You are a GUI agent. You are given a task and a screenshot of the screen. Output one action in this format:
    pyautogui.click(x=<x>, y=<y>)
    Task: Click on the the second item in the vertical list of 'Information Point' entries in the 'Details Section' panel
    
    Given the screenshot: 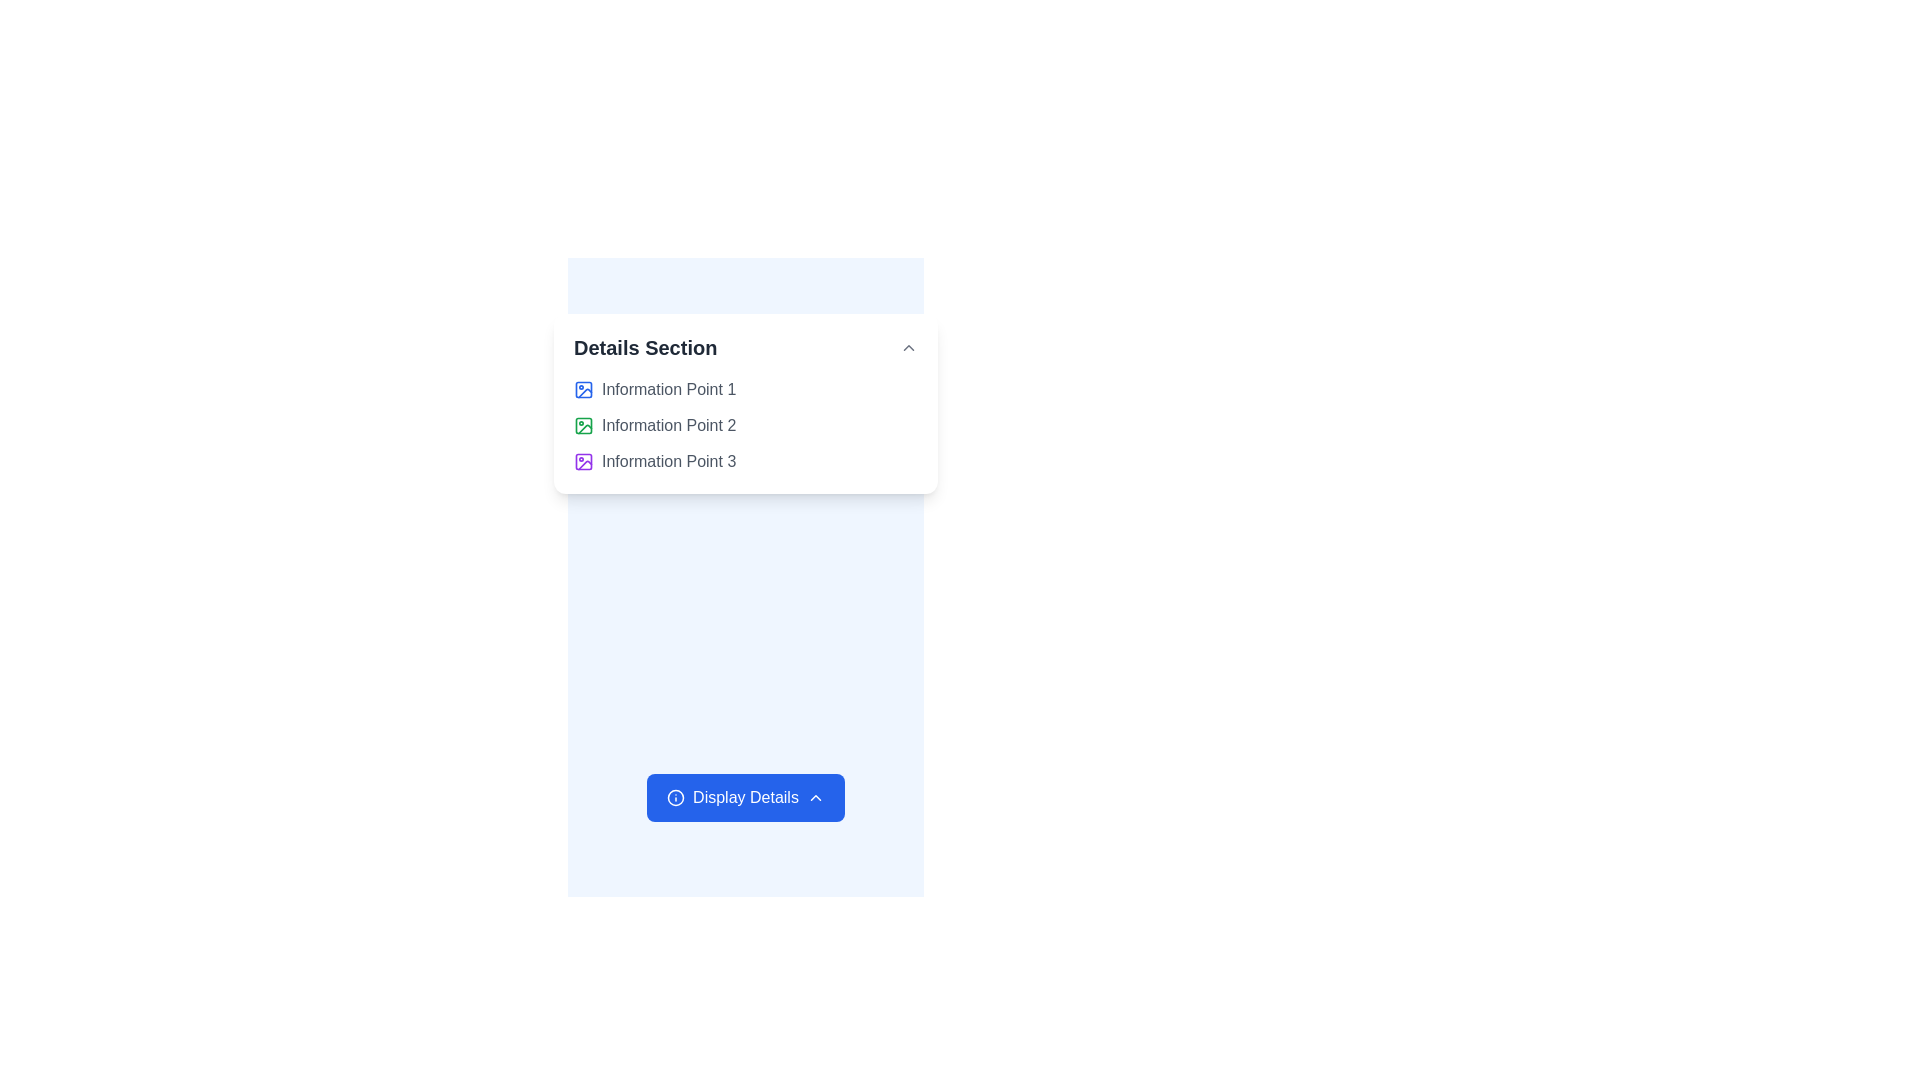 What is the action you would take?
    pyautogui.click(x=744, y=424)
    